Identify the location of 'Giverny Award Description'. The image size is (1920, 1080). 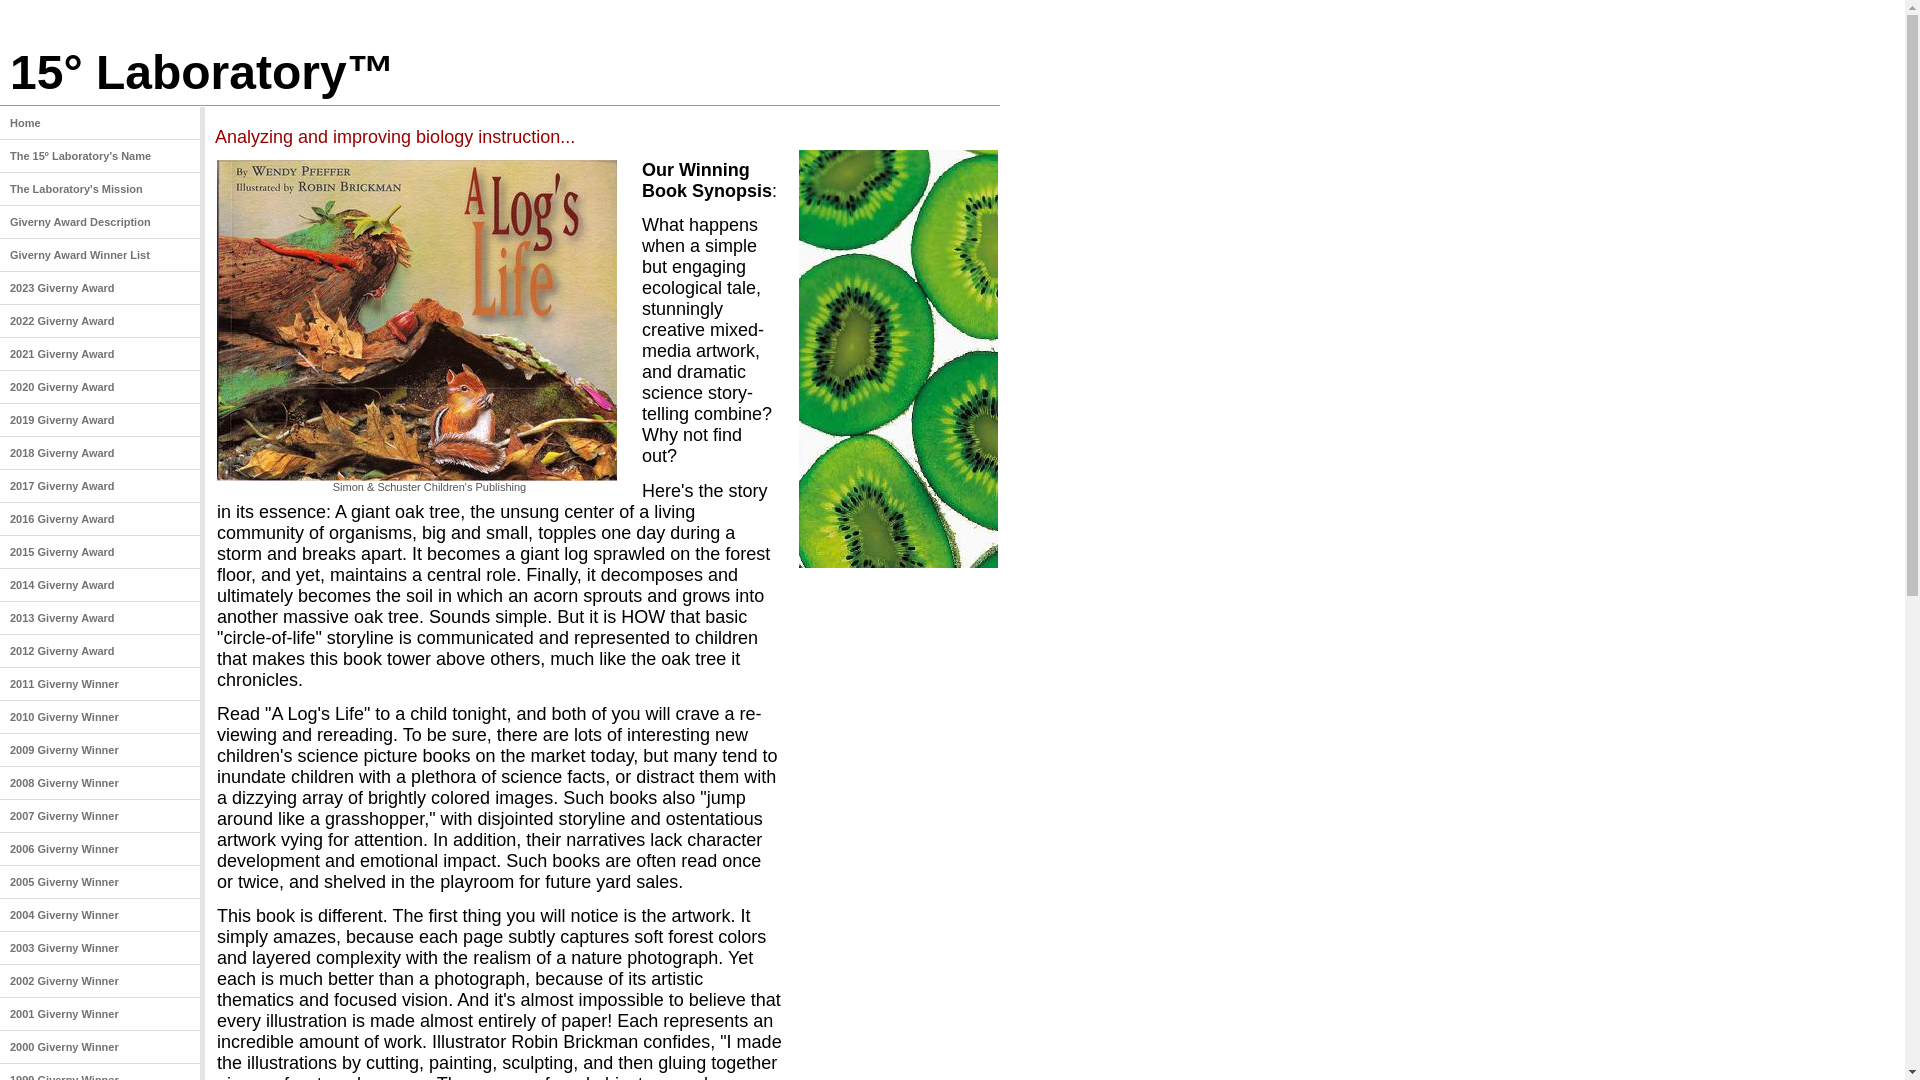
(99, 222).